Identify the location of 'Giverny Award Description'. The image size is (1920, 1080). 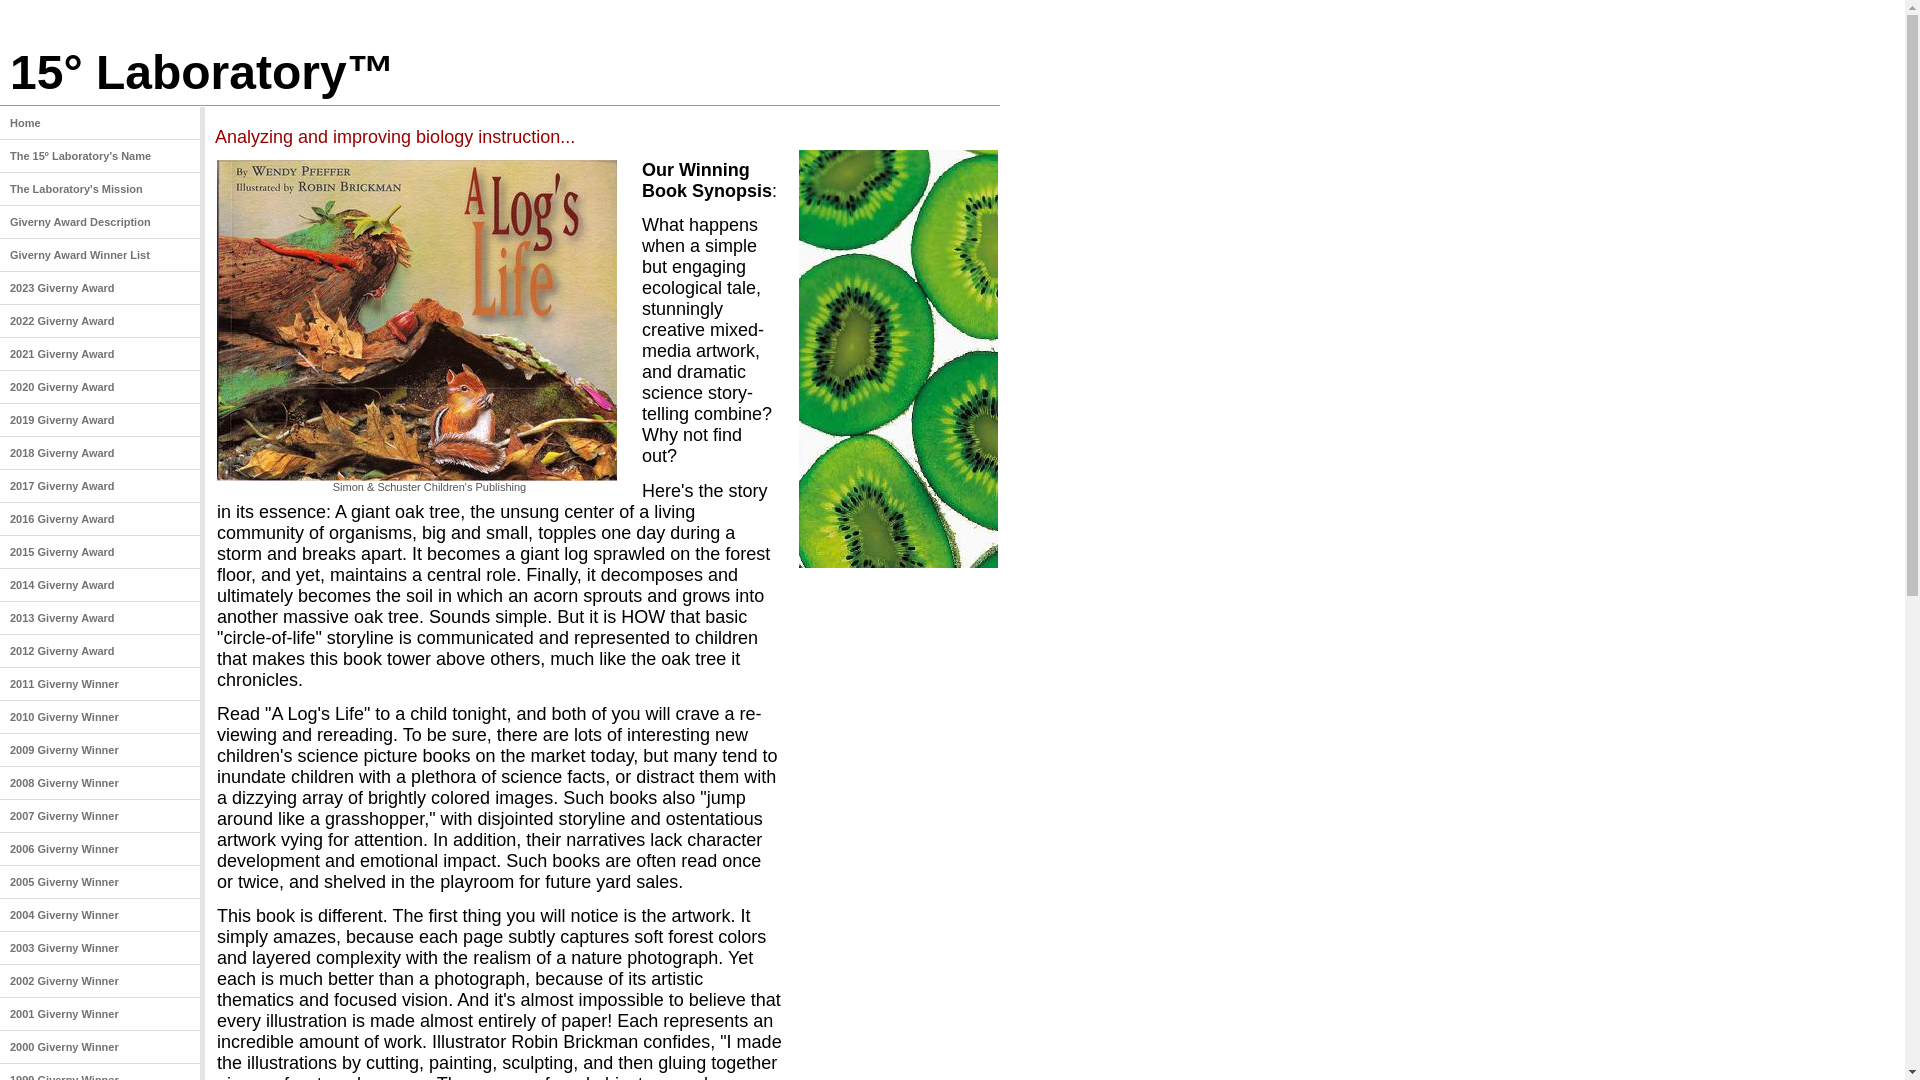
(99, 222).